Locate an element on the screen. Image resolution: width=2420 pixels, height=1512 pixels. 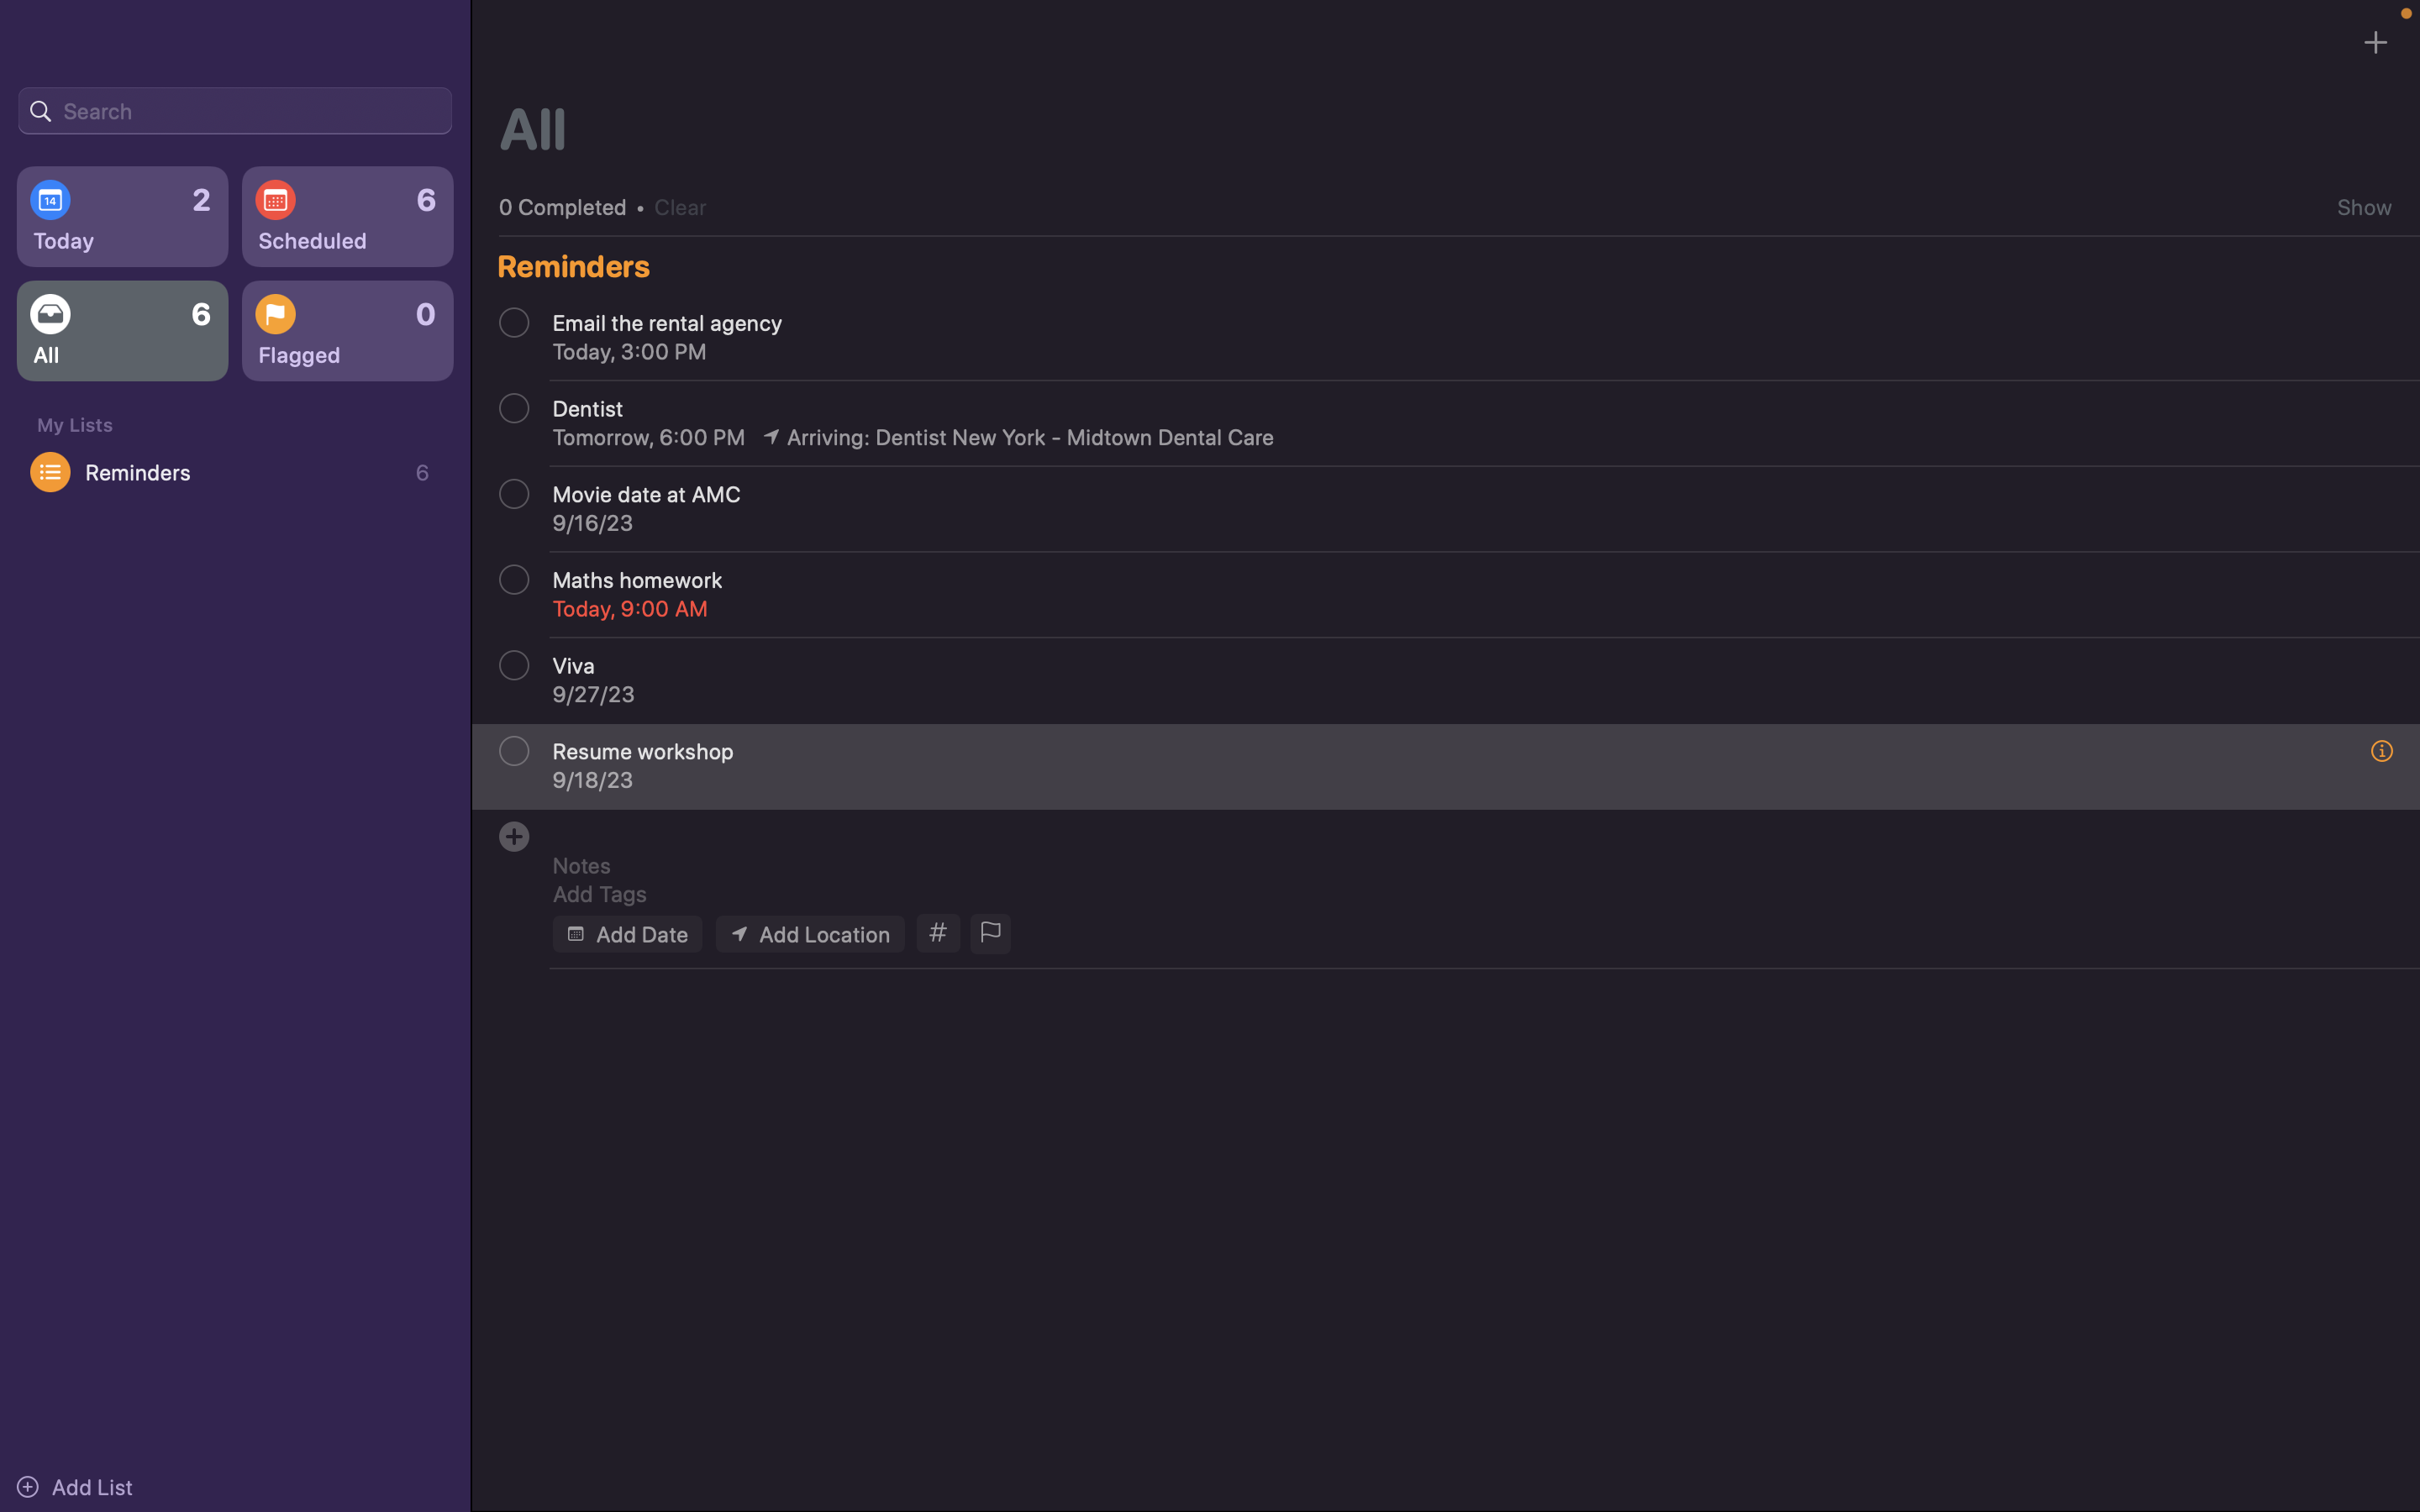
Append the note "discuss the solutions for homework 3" to the event is located at coordinates (1457, 864).